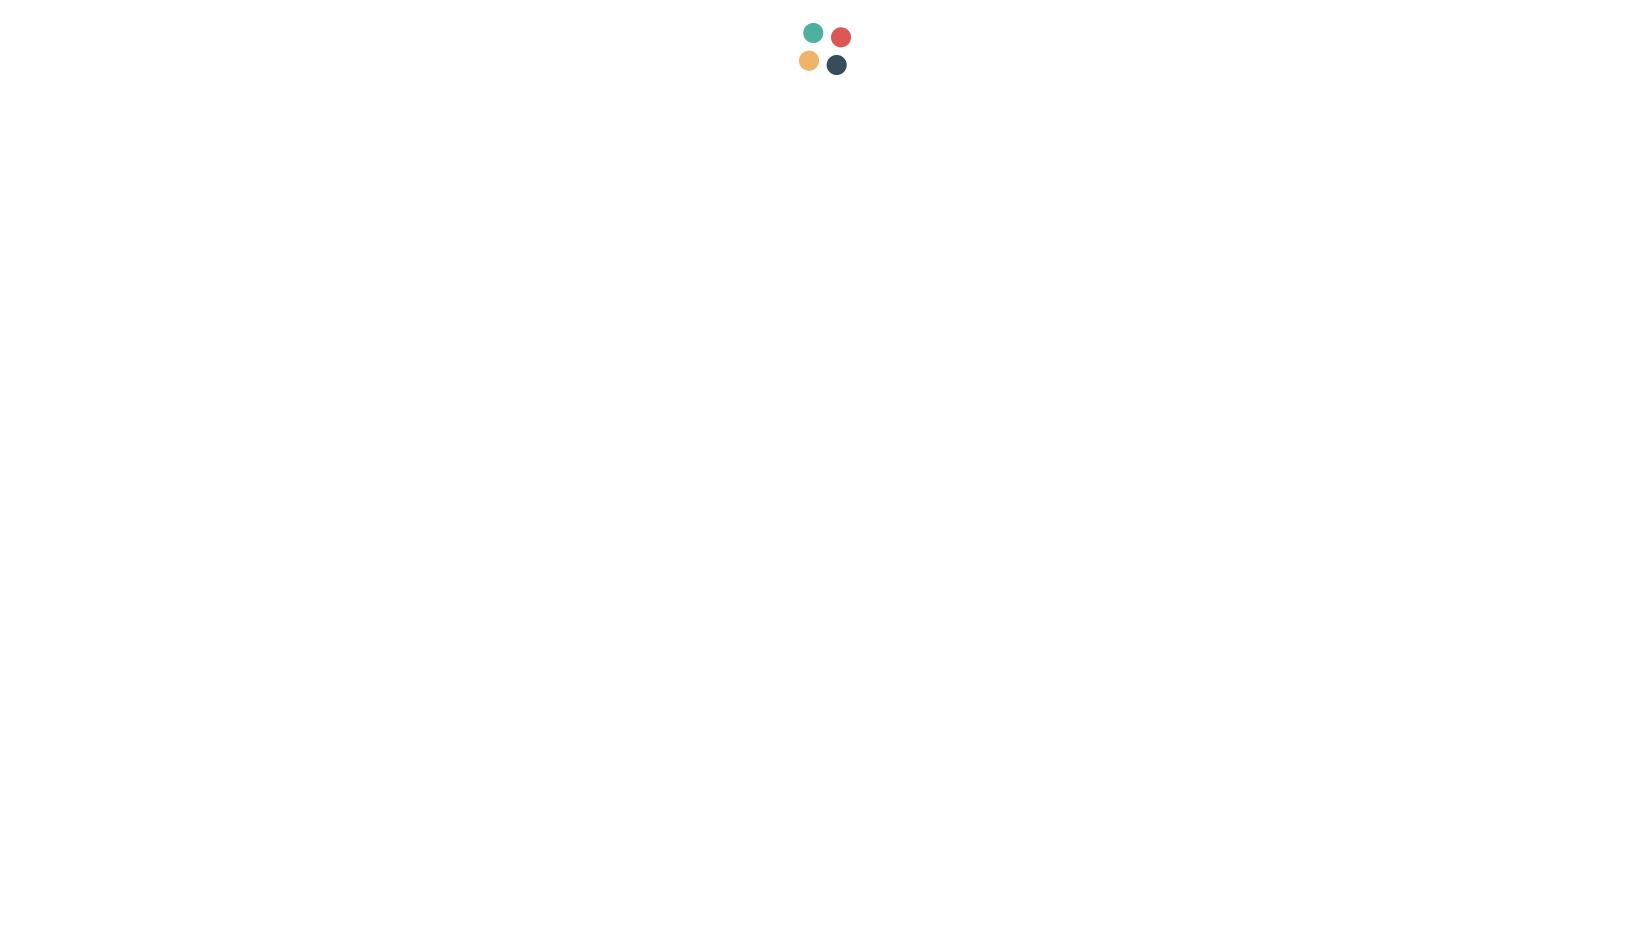 This screenshot has height=951, width=1650. What do you see at coordinates (1178, 585) in the screenshot?
I see `'Friday 13 June 2014'` at bounding box center [1178, 585].